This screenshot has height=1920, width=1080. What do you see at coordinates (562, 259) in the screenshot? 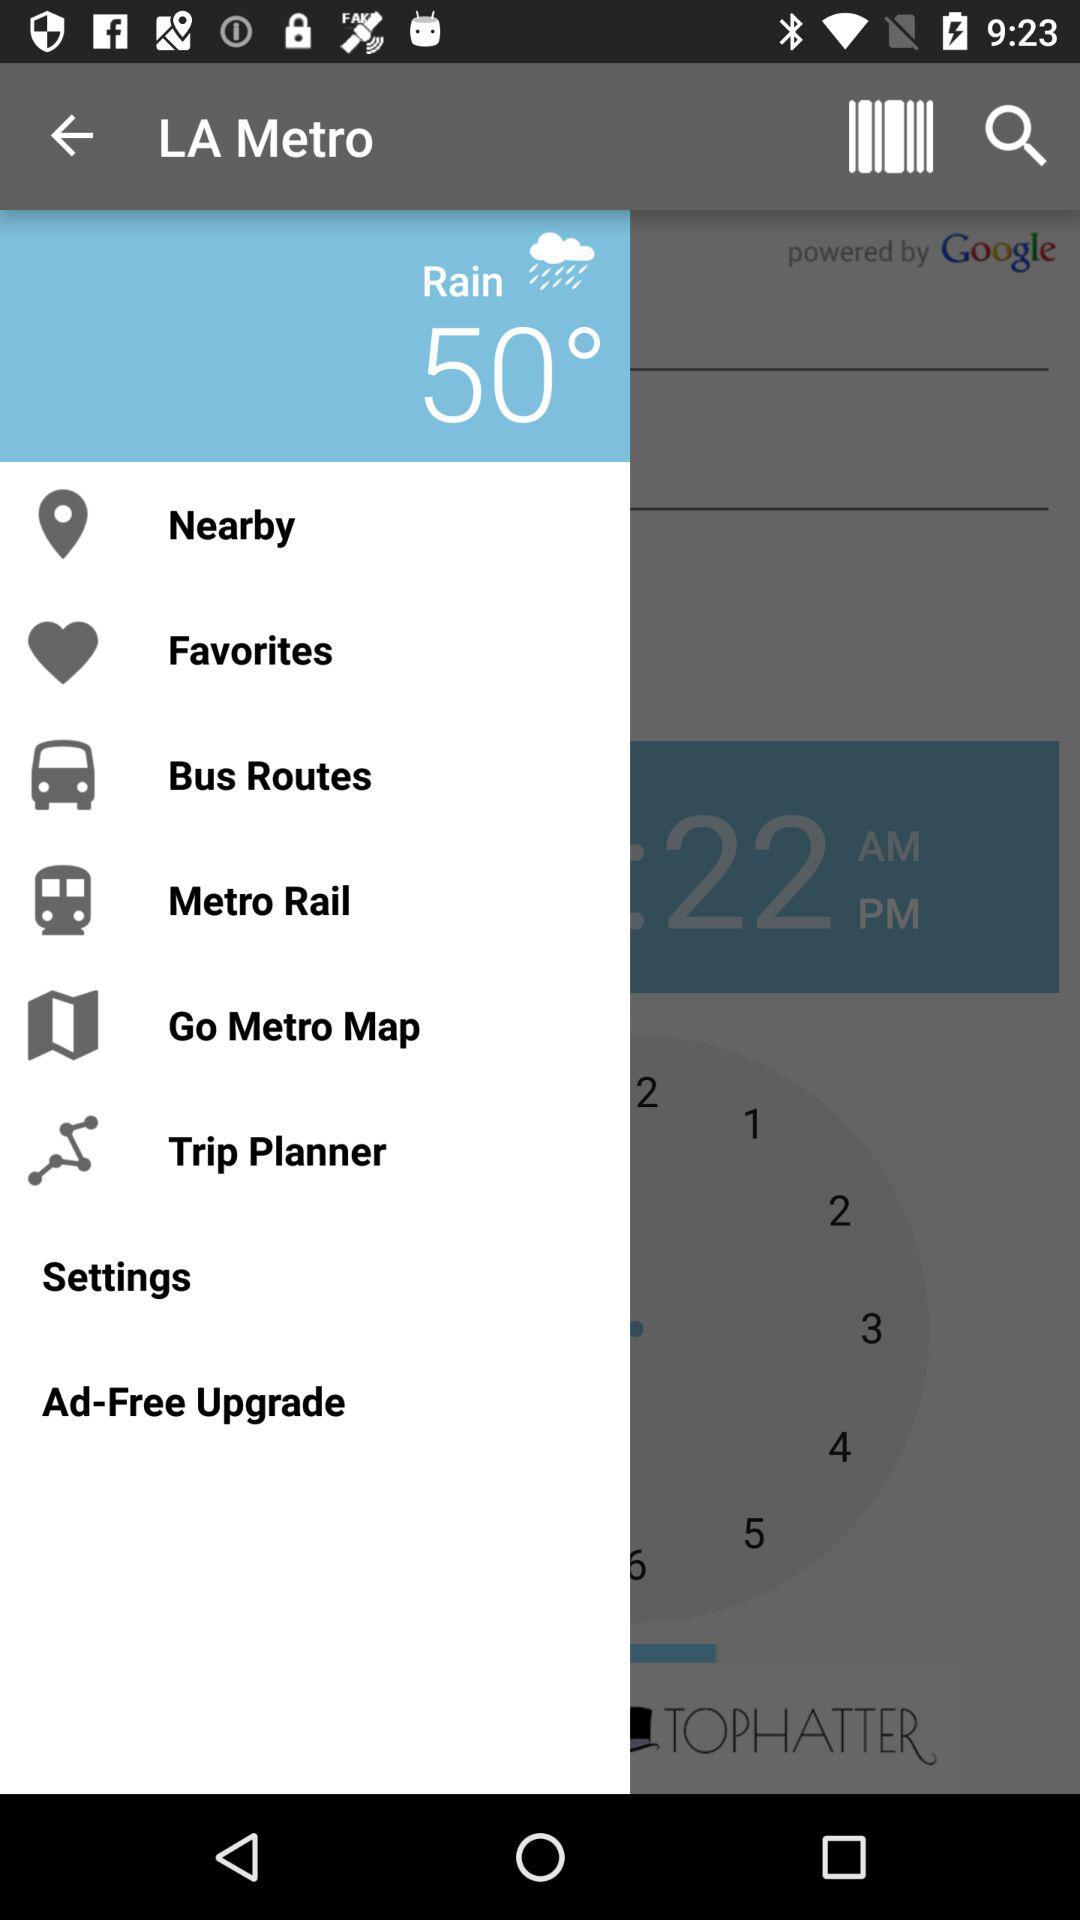
I see `cloud icon right to rain` at bounding box center [562, 259].